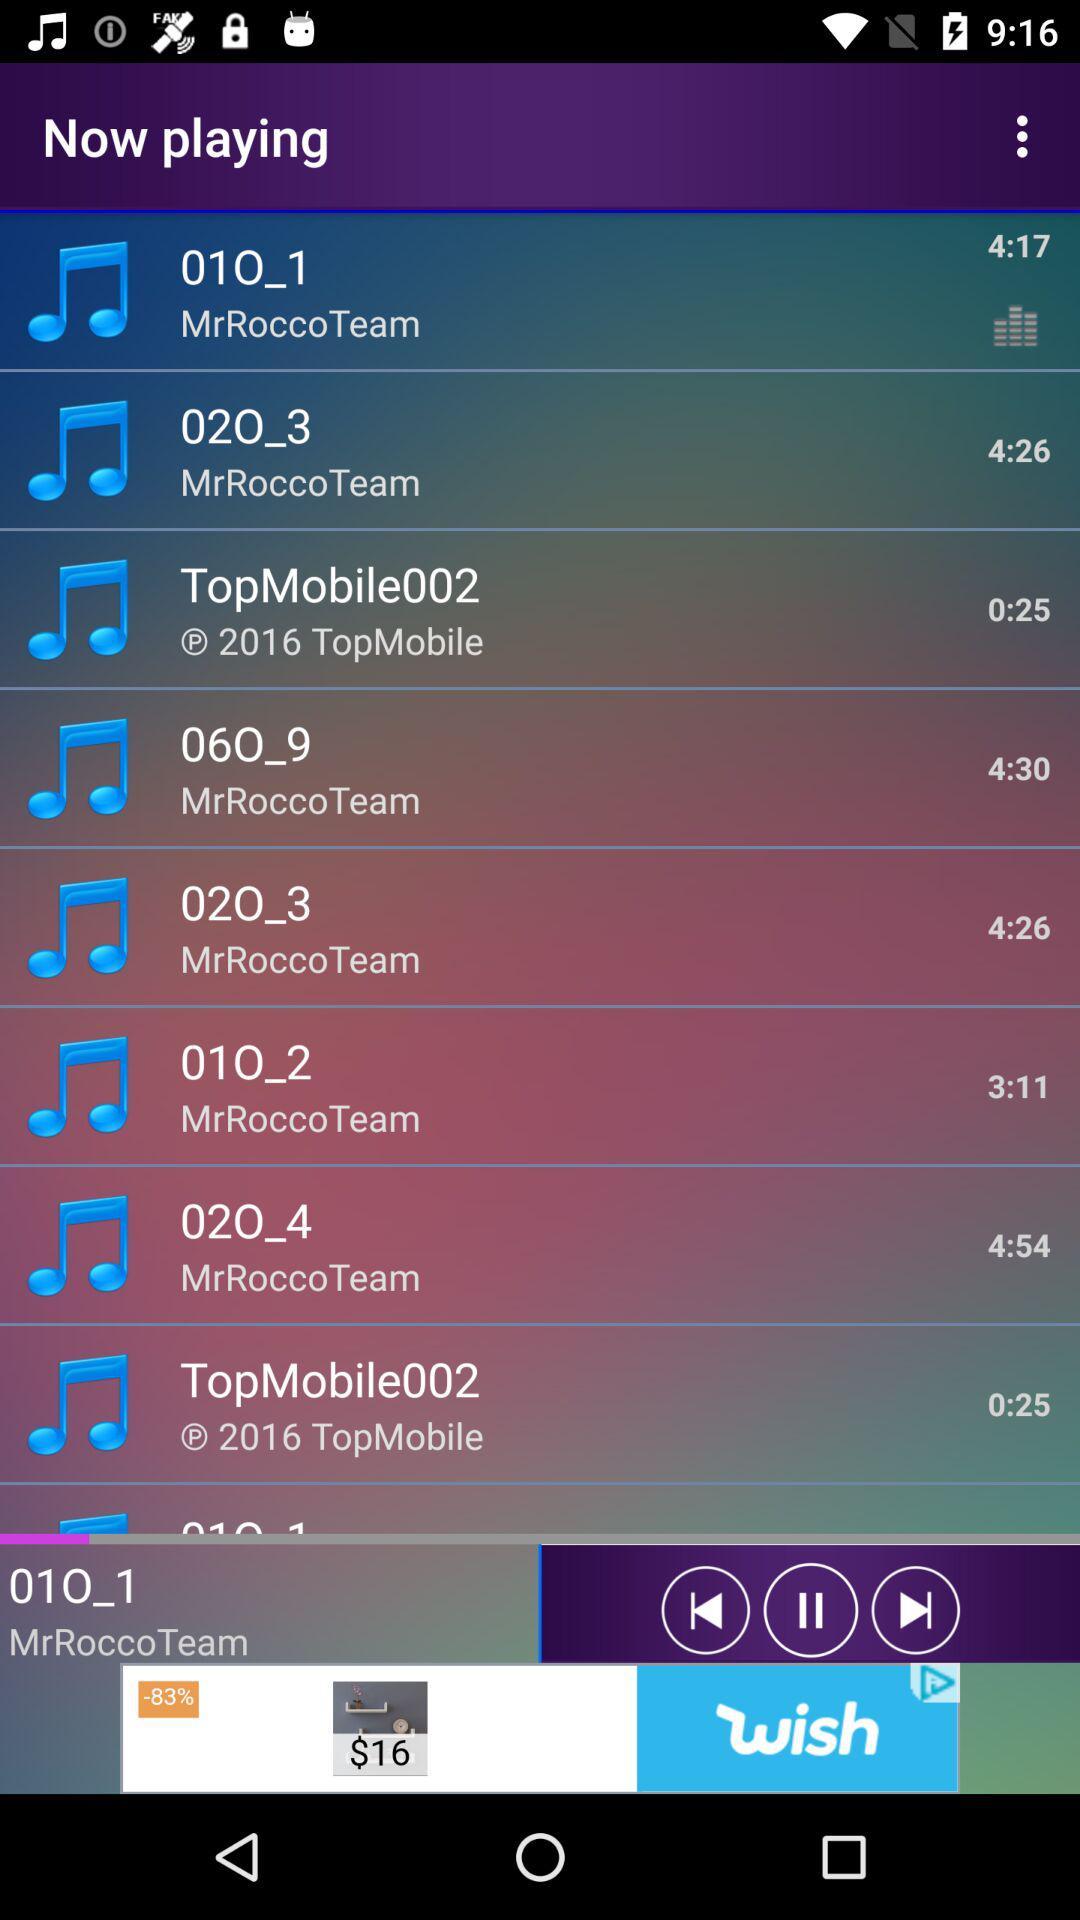  I want to click on the skip_previous icon, so click(704, 1610).